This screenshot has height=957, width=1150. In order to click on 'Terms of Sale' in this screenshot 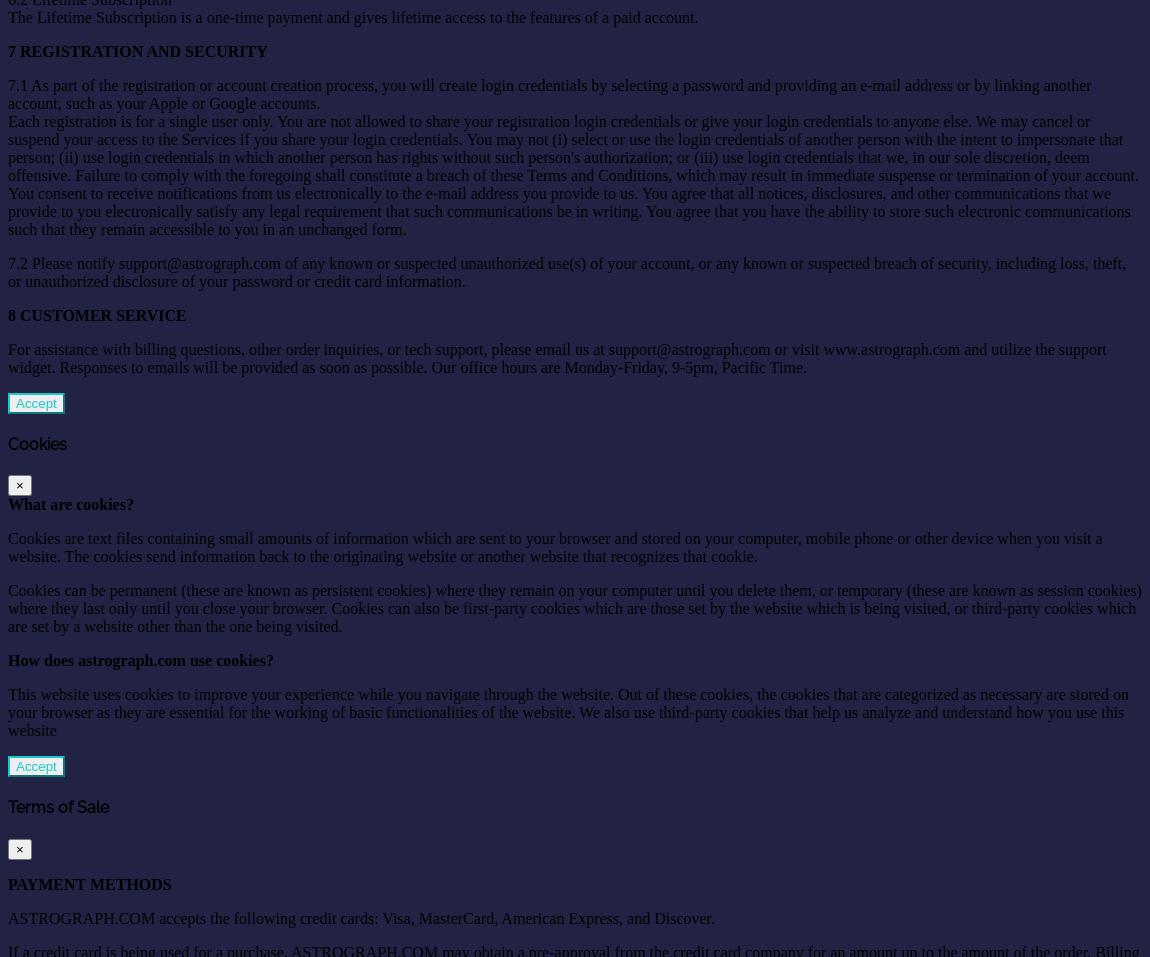, I will do `click(57, 806)`.